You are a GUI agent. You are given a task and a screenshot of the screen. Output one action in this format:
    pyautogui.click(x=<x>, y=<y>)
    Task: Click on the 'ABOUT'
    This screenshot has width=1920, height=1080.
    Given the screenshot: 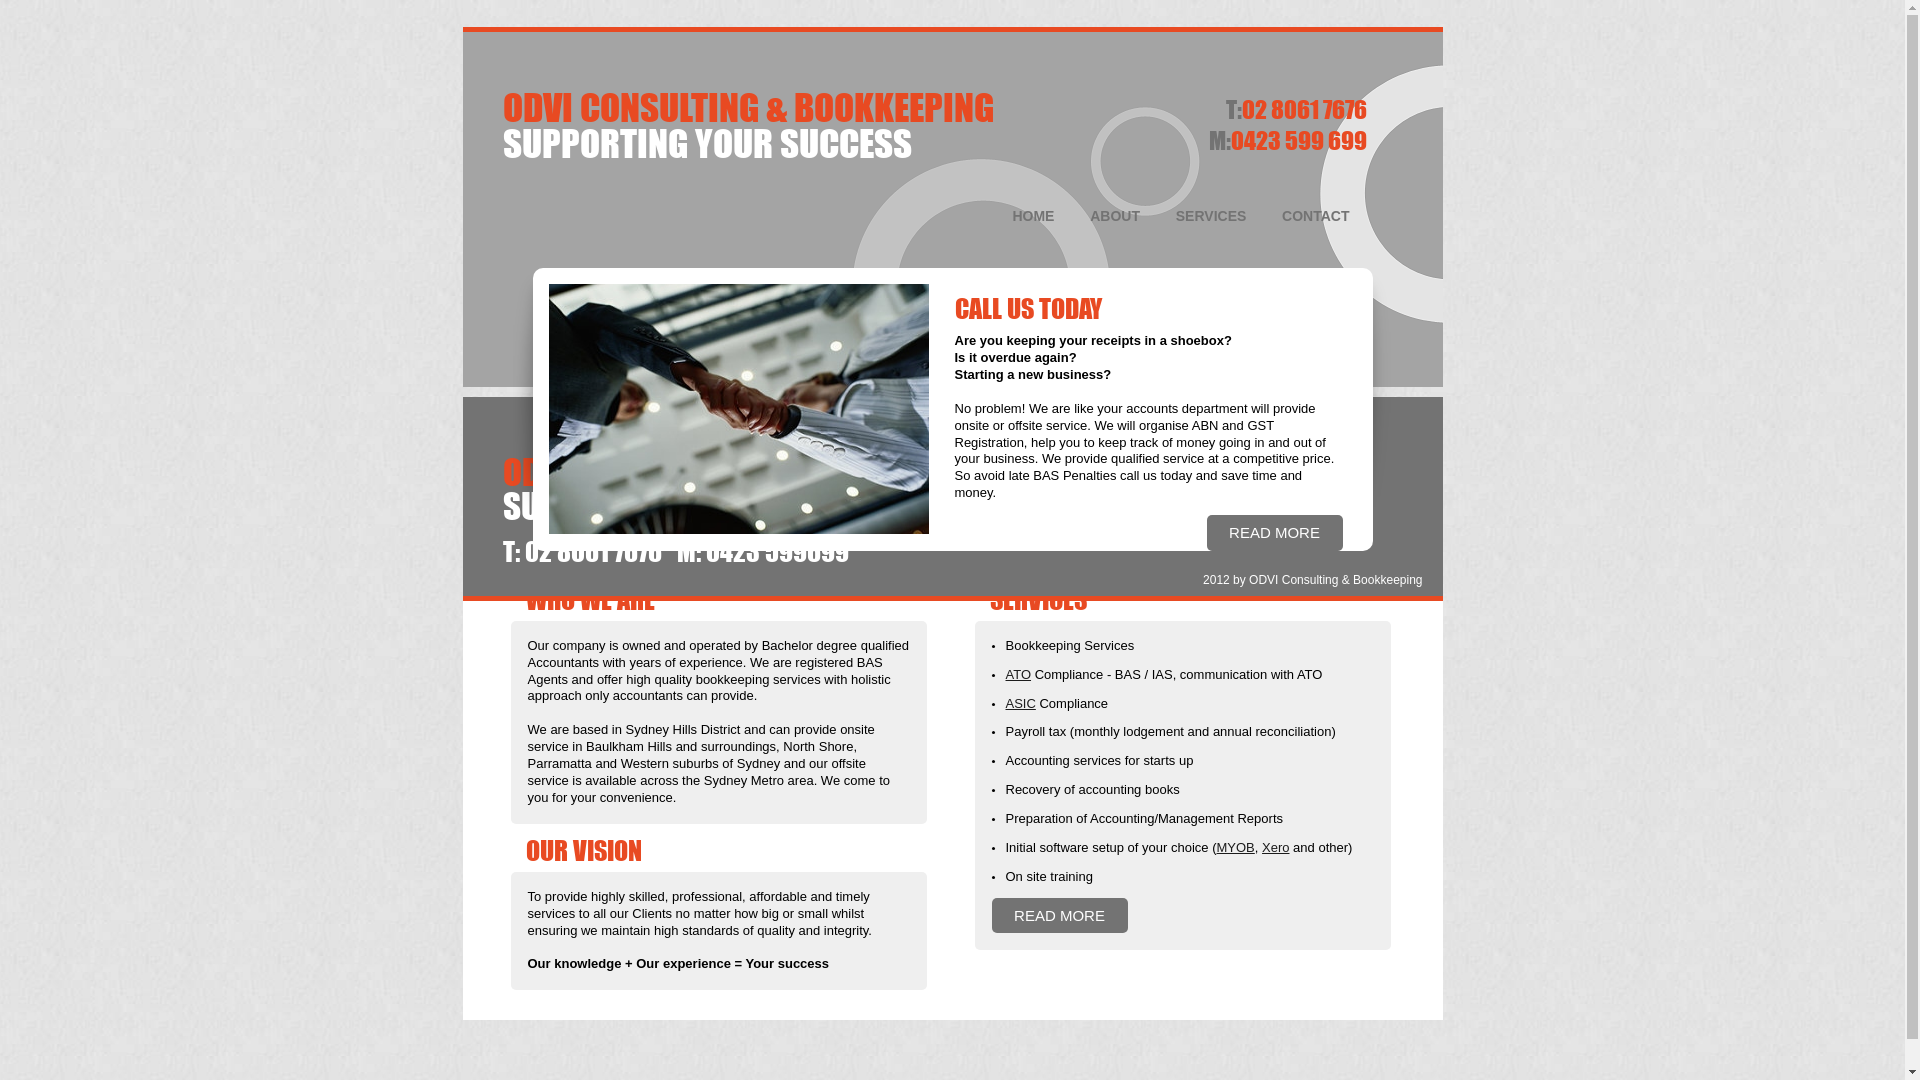 What is the action you would take?
    pyautogui.click(x=1114, y=428)
    